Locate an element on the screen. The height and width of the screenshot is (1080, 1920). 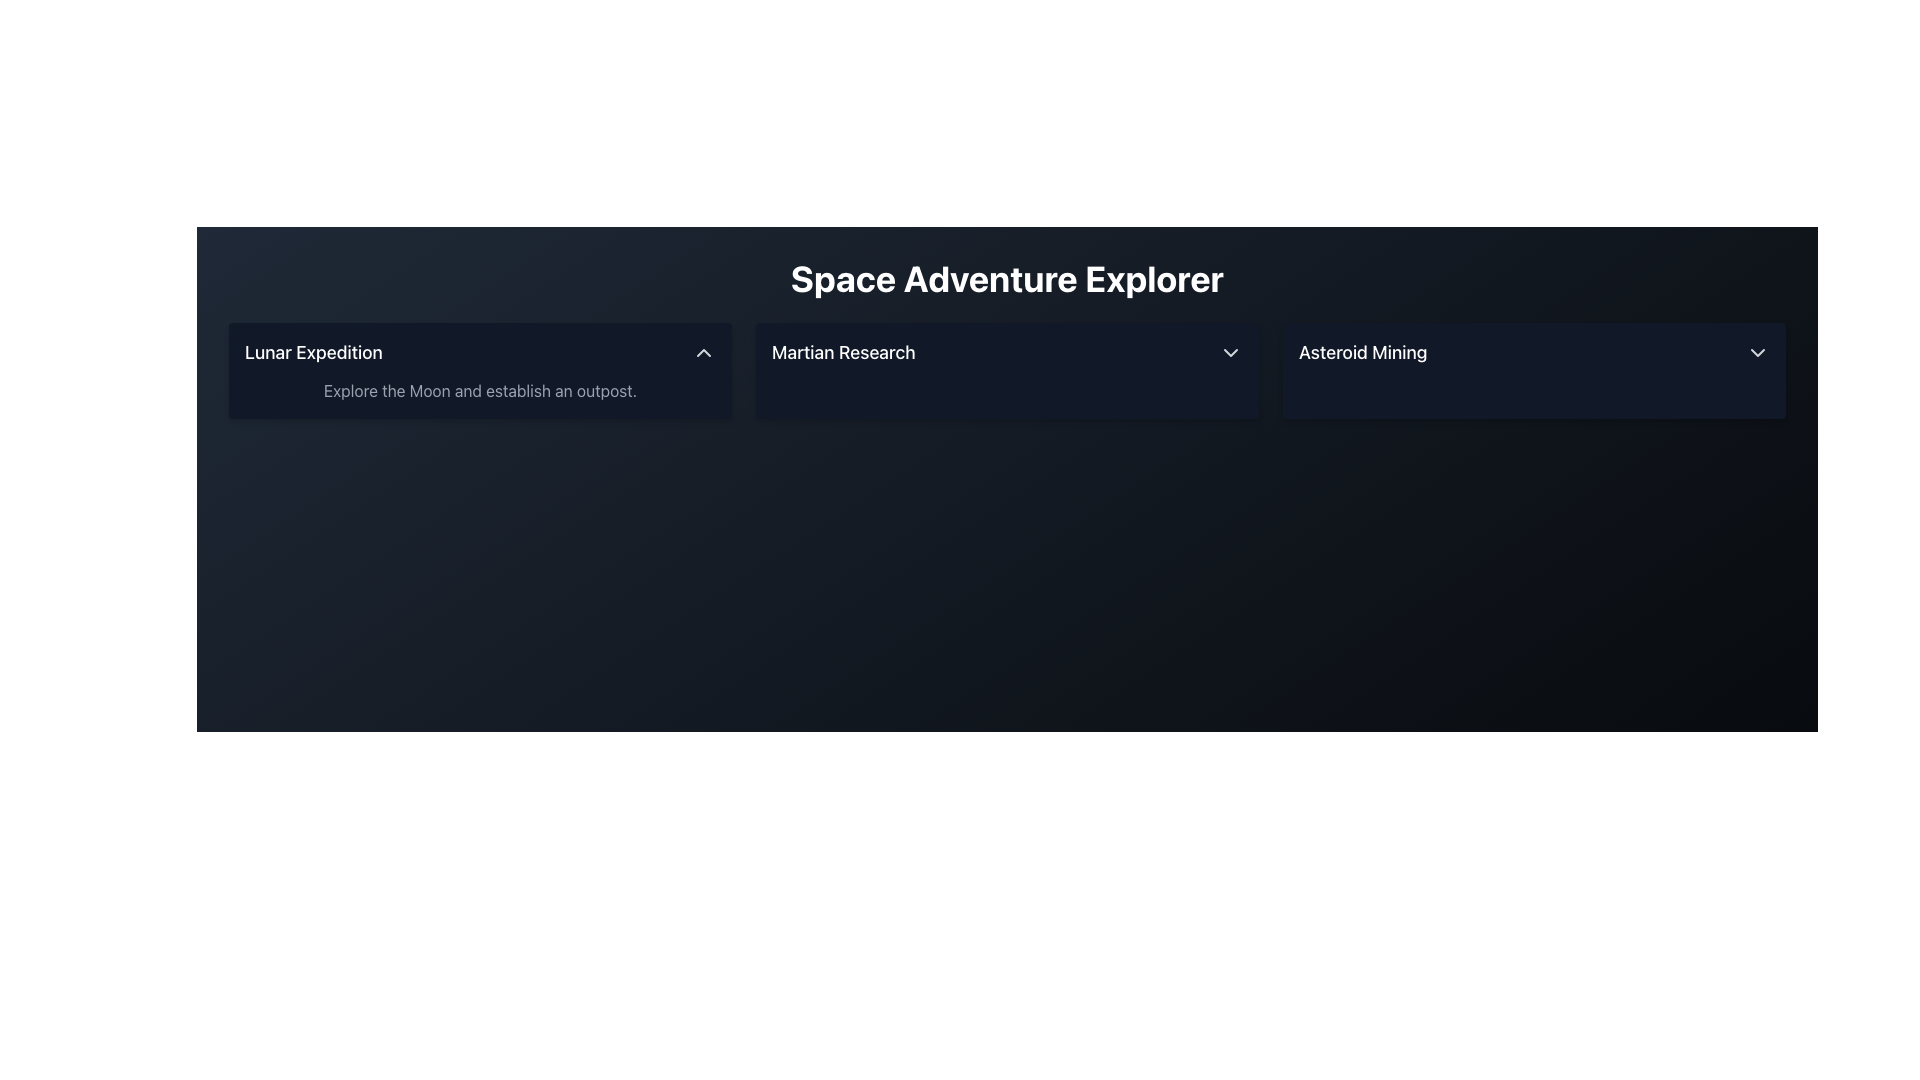
the second card is located at coordinates (1007, 370).